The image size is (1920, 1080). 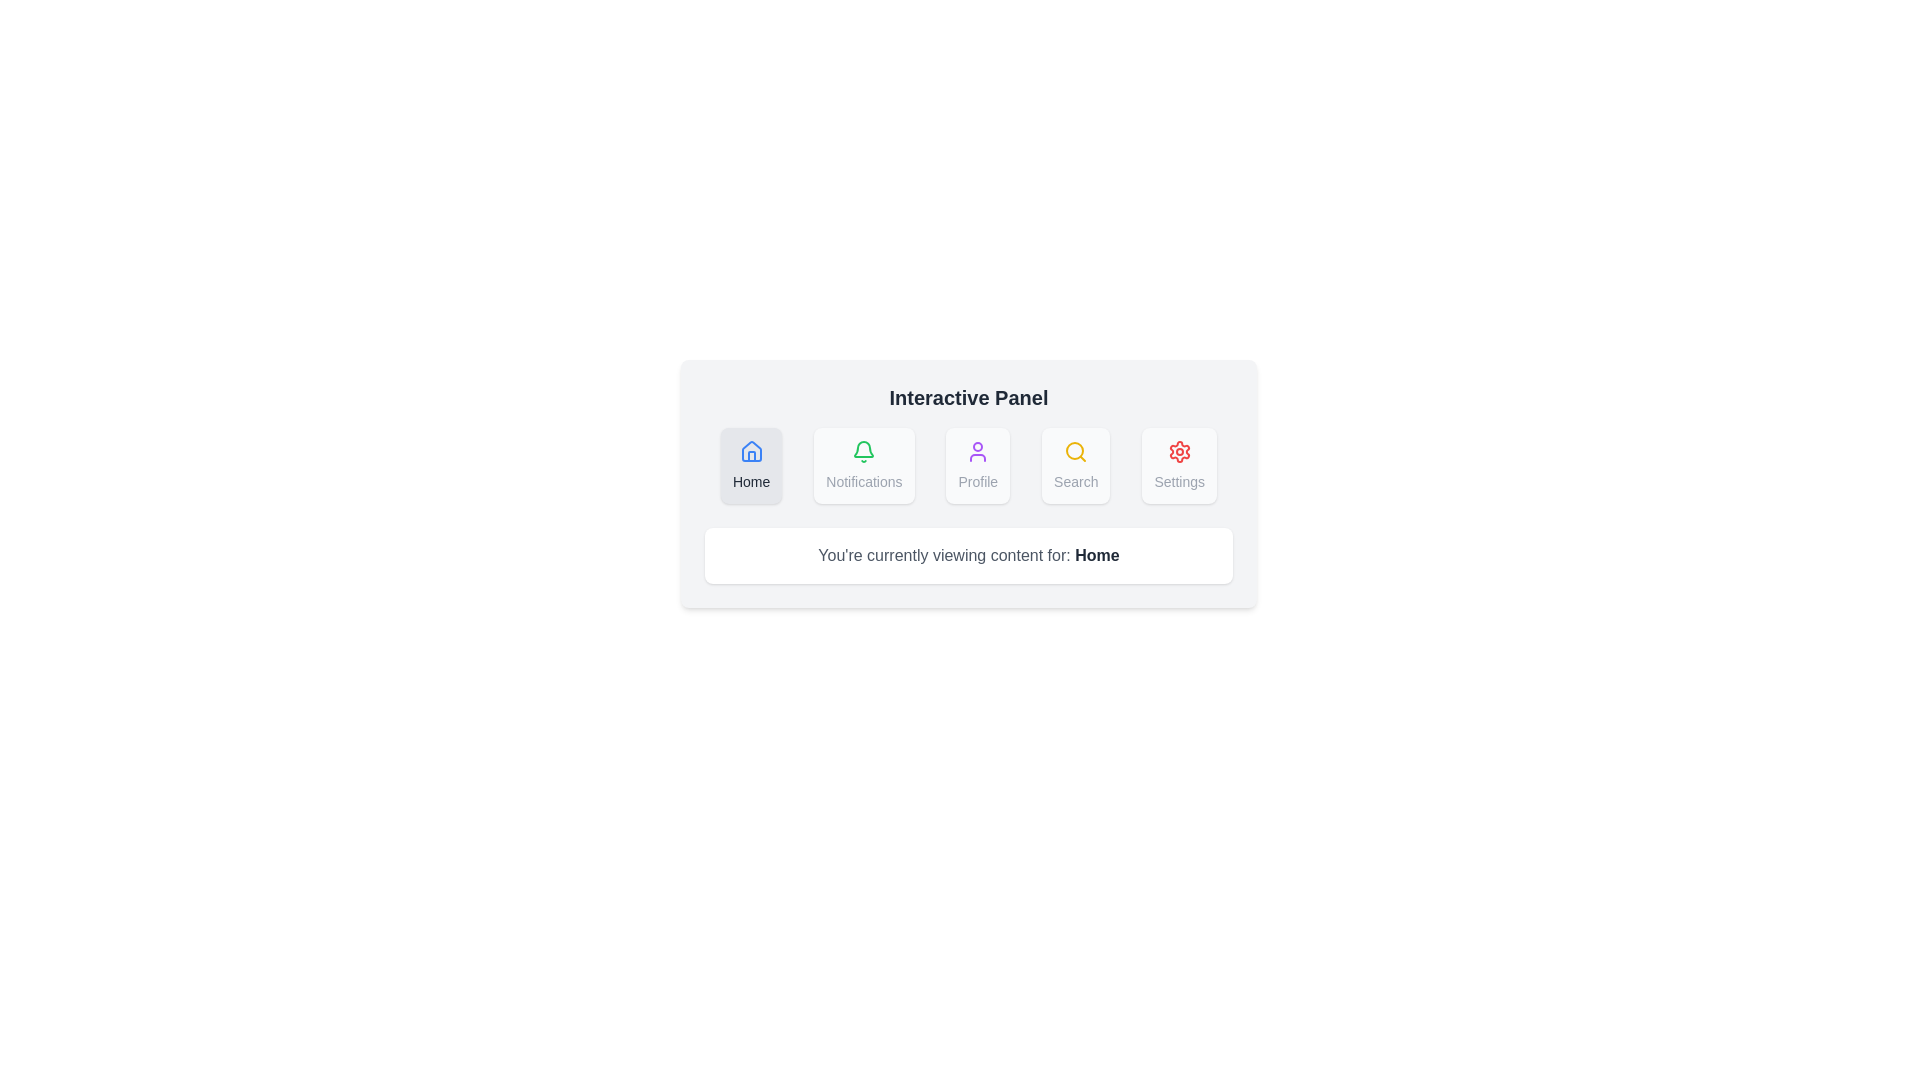 What do you see at coordinates (1179, 451) in the screenshot?
I see `the red cogwheel icon located in the Settings section of the bottom panel` at bounding box center [1179, 451].